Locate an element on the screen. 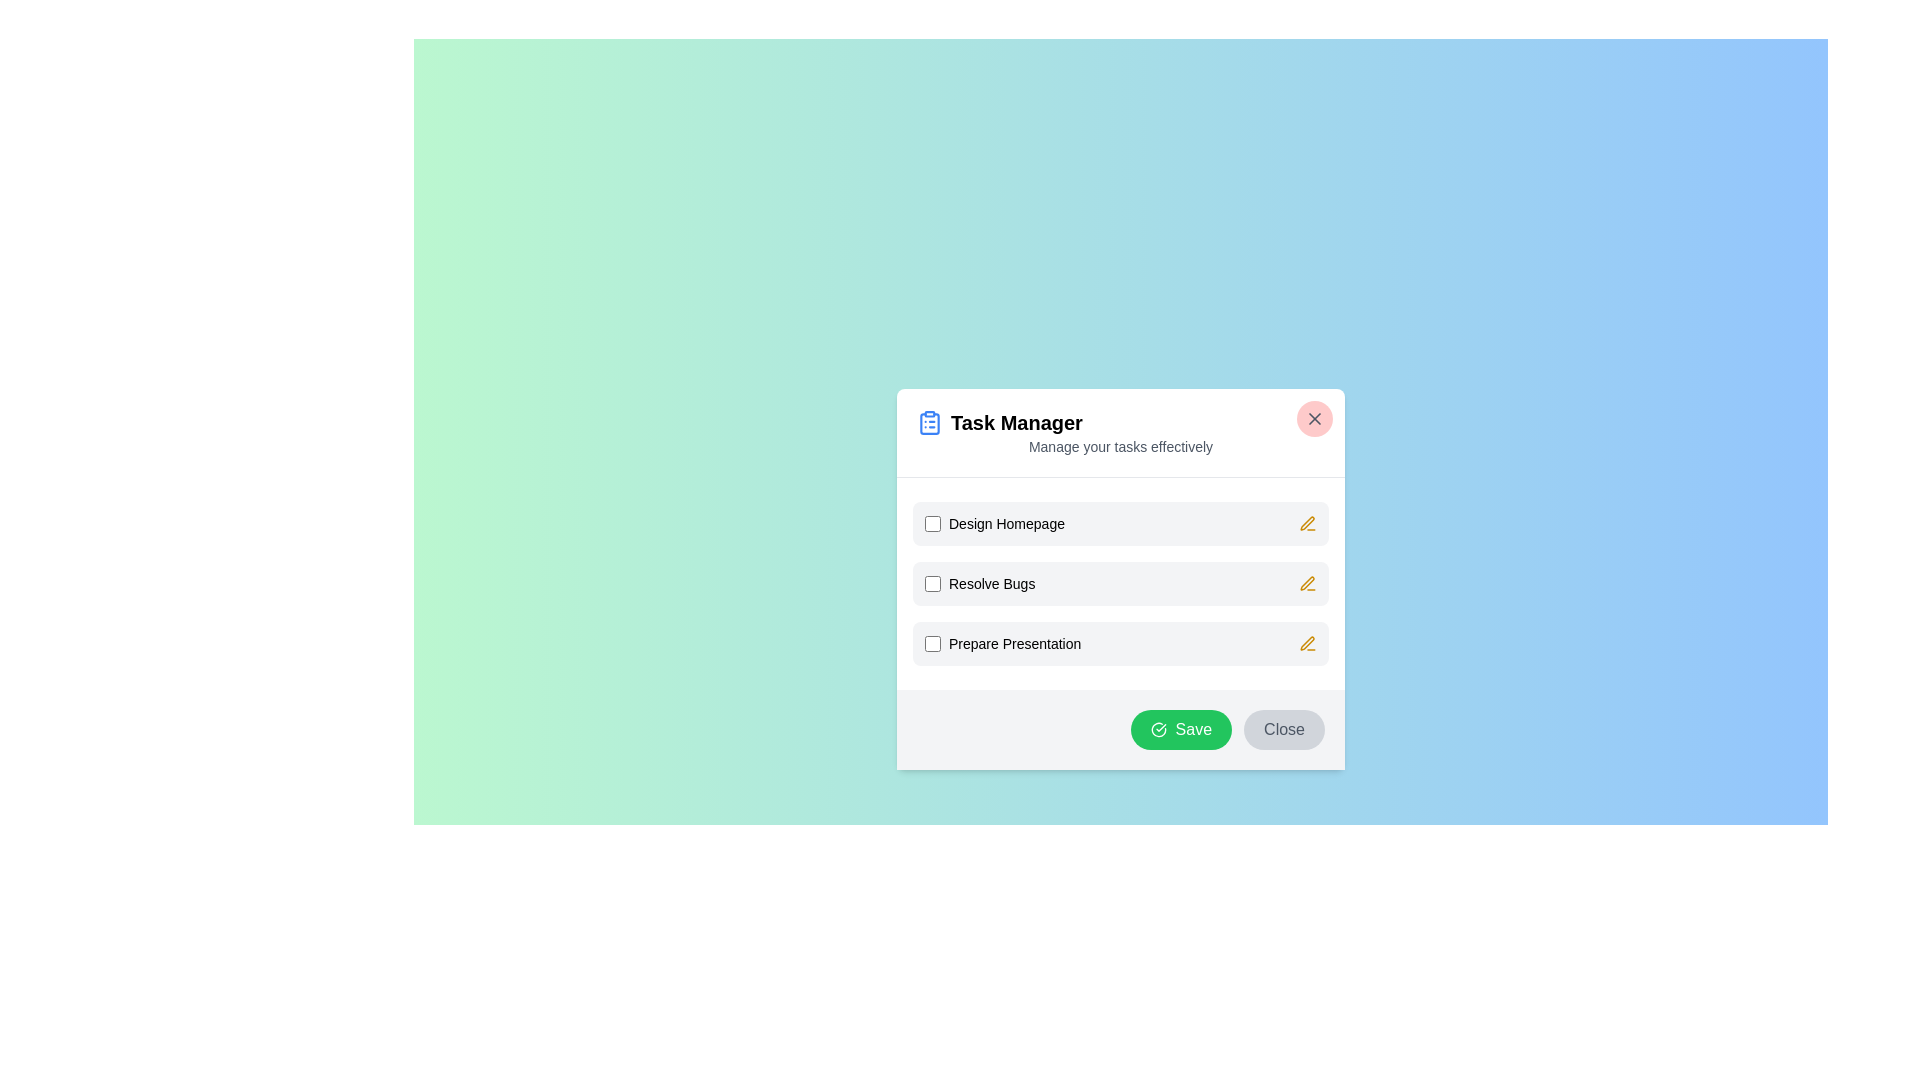  text label located in the second row of the Task Manager interface, which provides context for the task 'Design Homepage' is located at coordinates (992, 583).